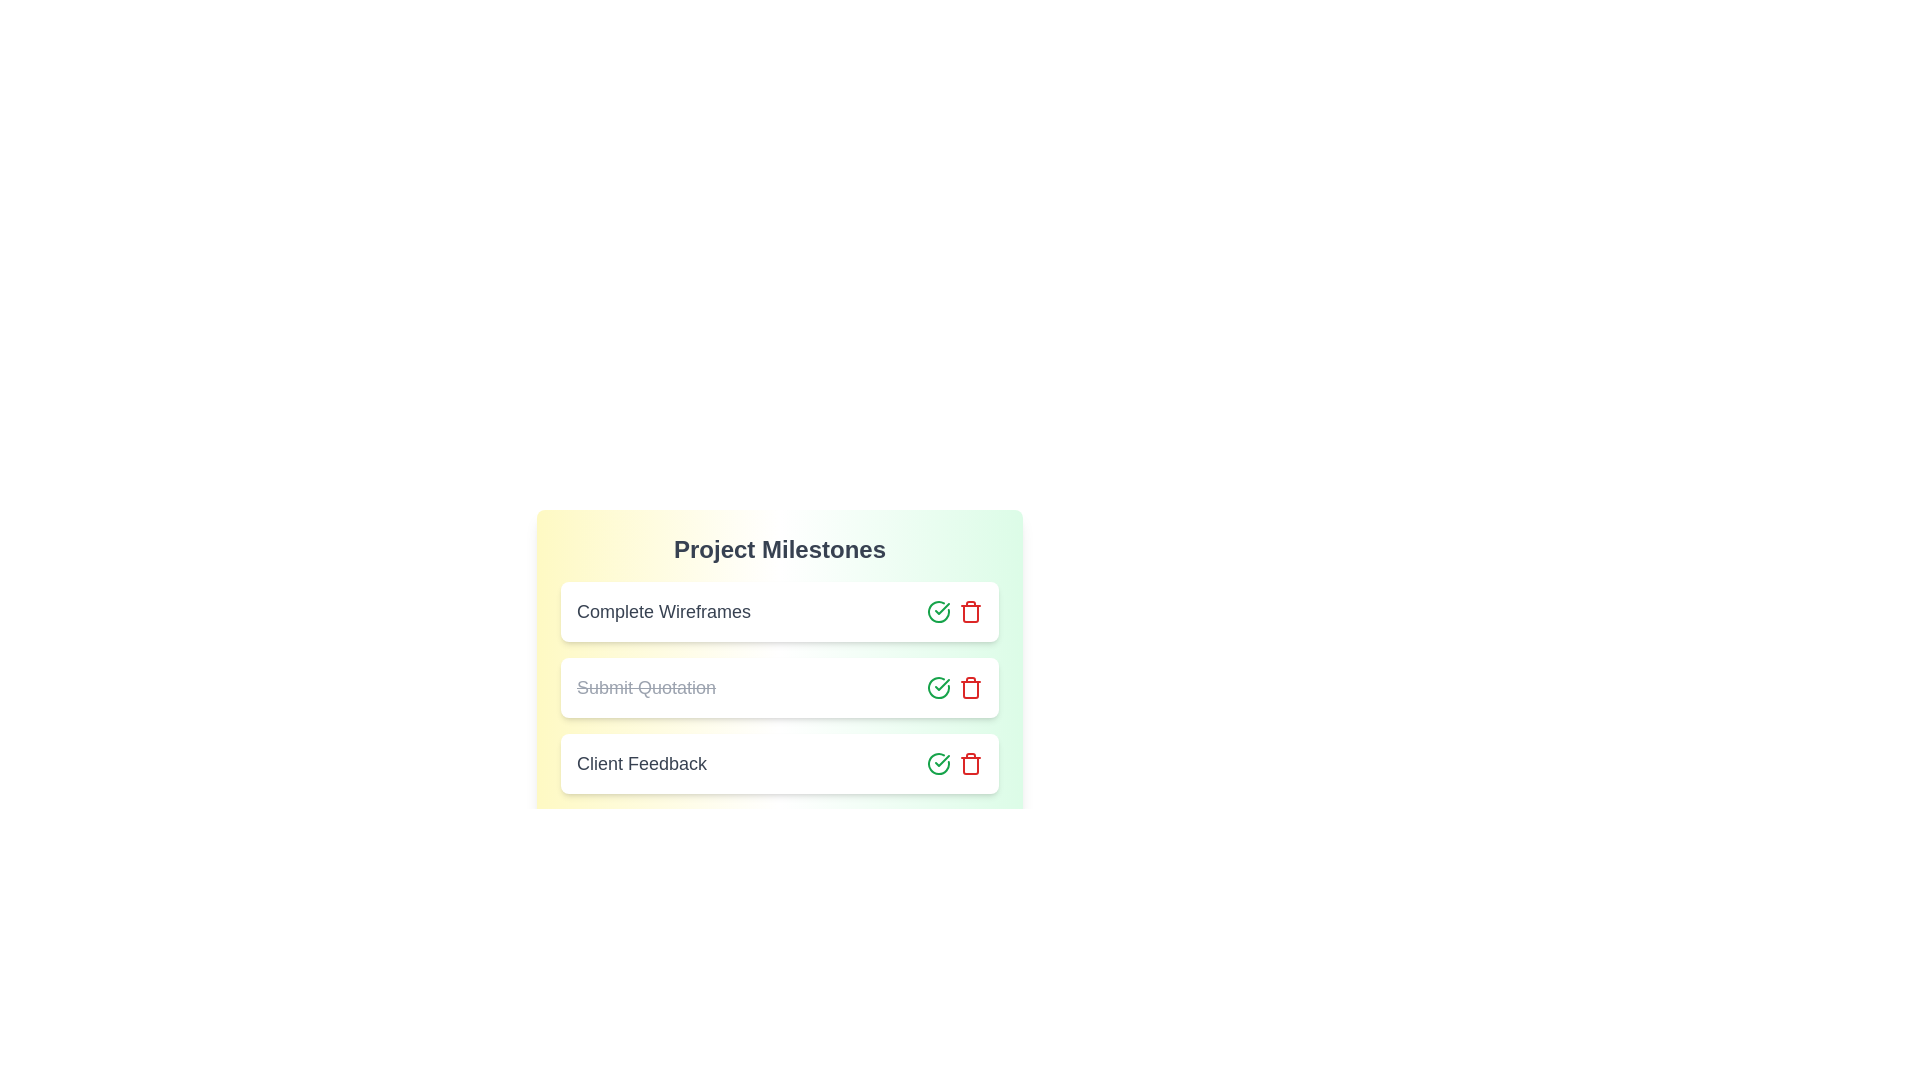 This screenshot has width=1920, height=1080. Describe the element at coordinates (970, 763) in the screenshot. I see `the delete button for the task 'Client Feedback'` at that location.